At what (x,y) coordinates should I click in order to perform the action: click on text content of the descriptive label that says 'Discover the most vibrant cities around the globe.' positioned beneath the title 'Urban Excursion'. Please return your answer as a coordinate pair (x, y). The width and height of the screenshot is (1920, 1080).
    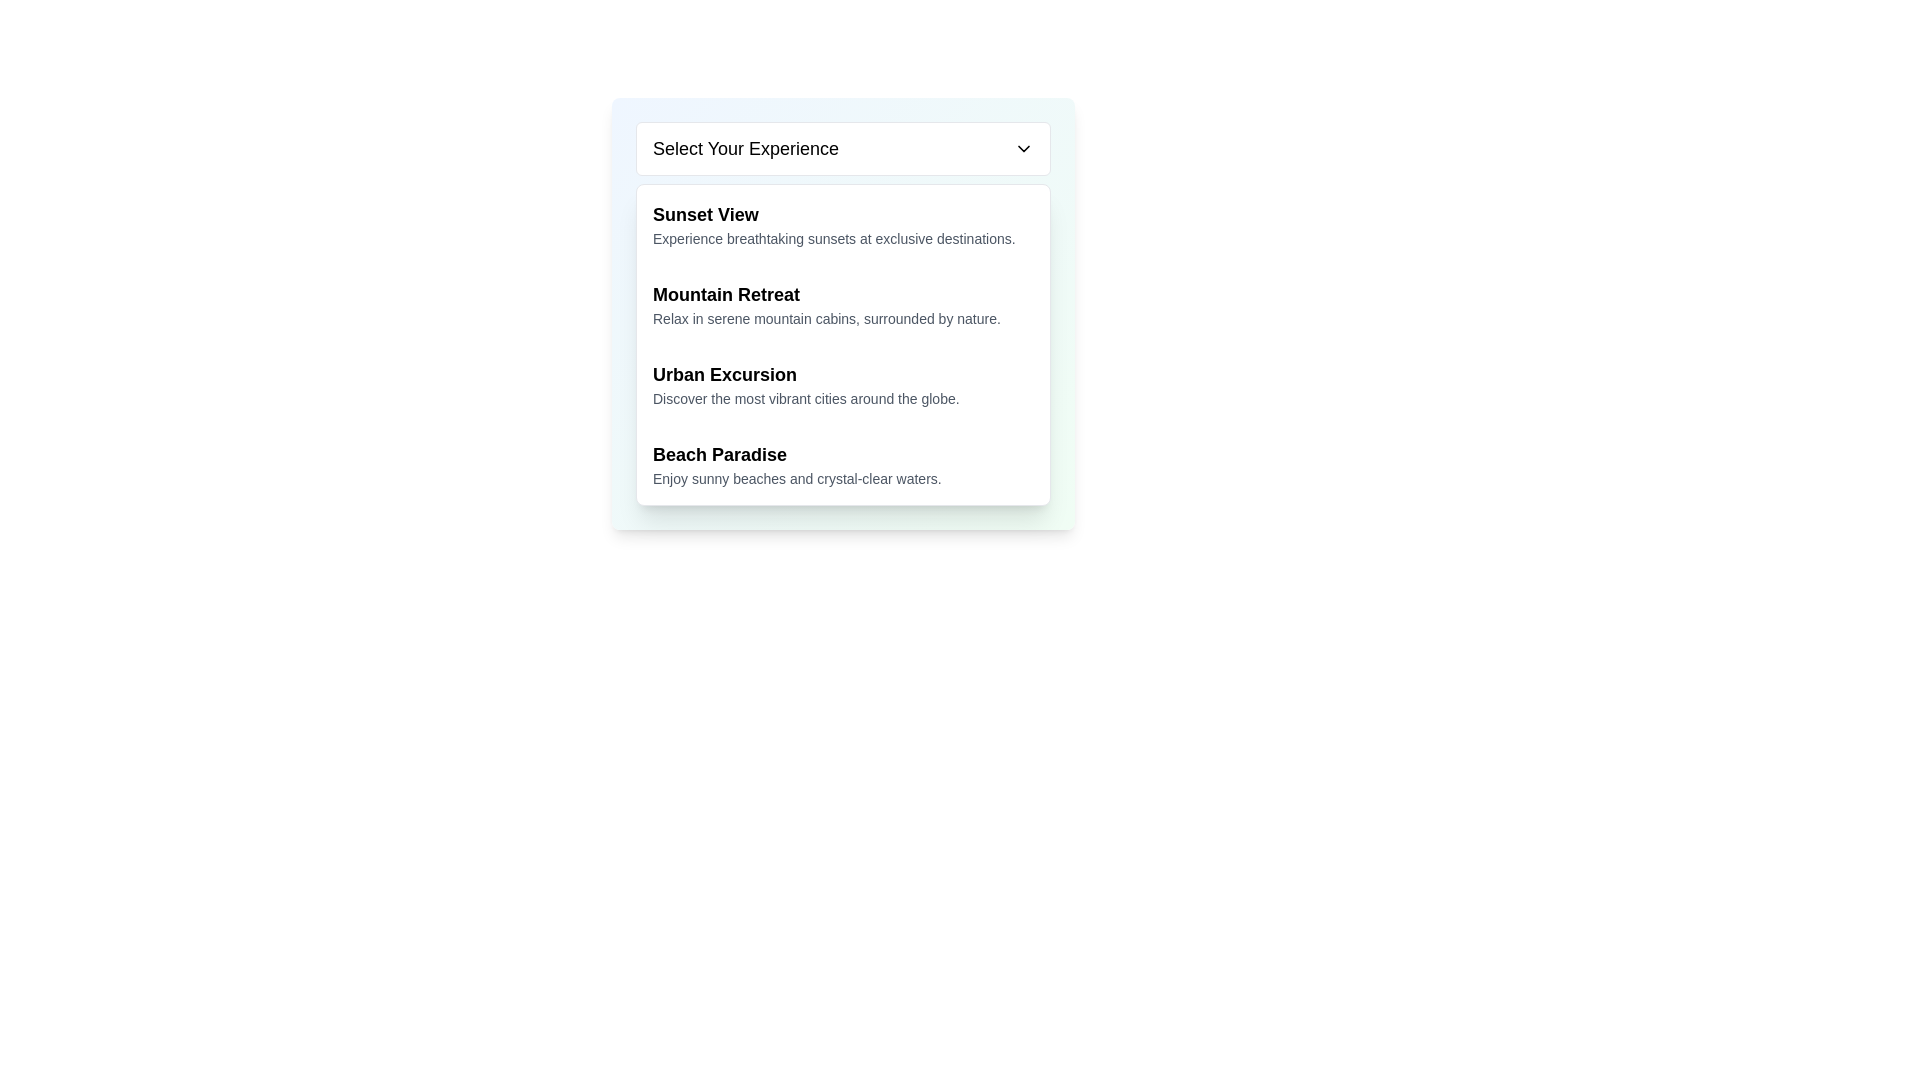
    Looking at the image, I should click on (843, 398).